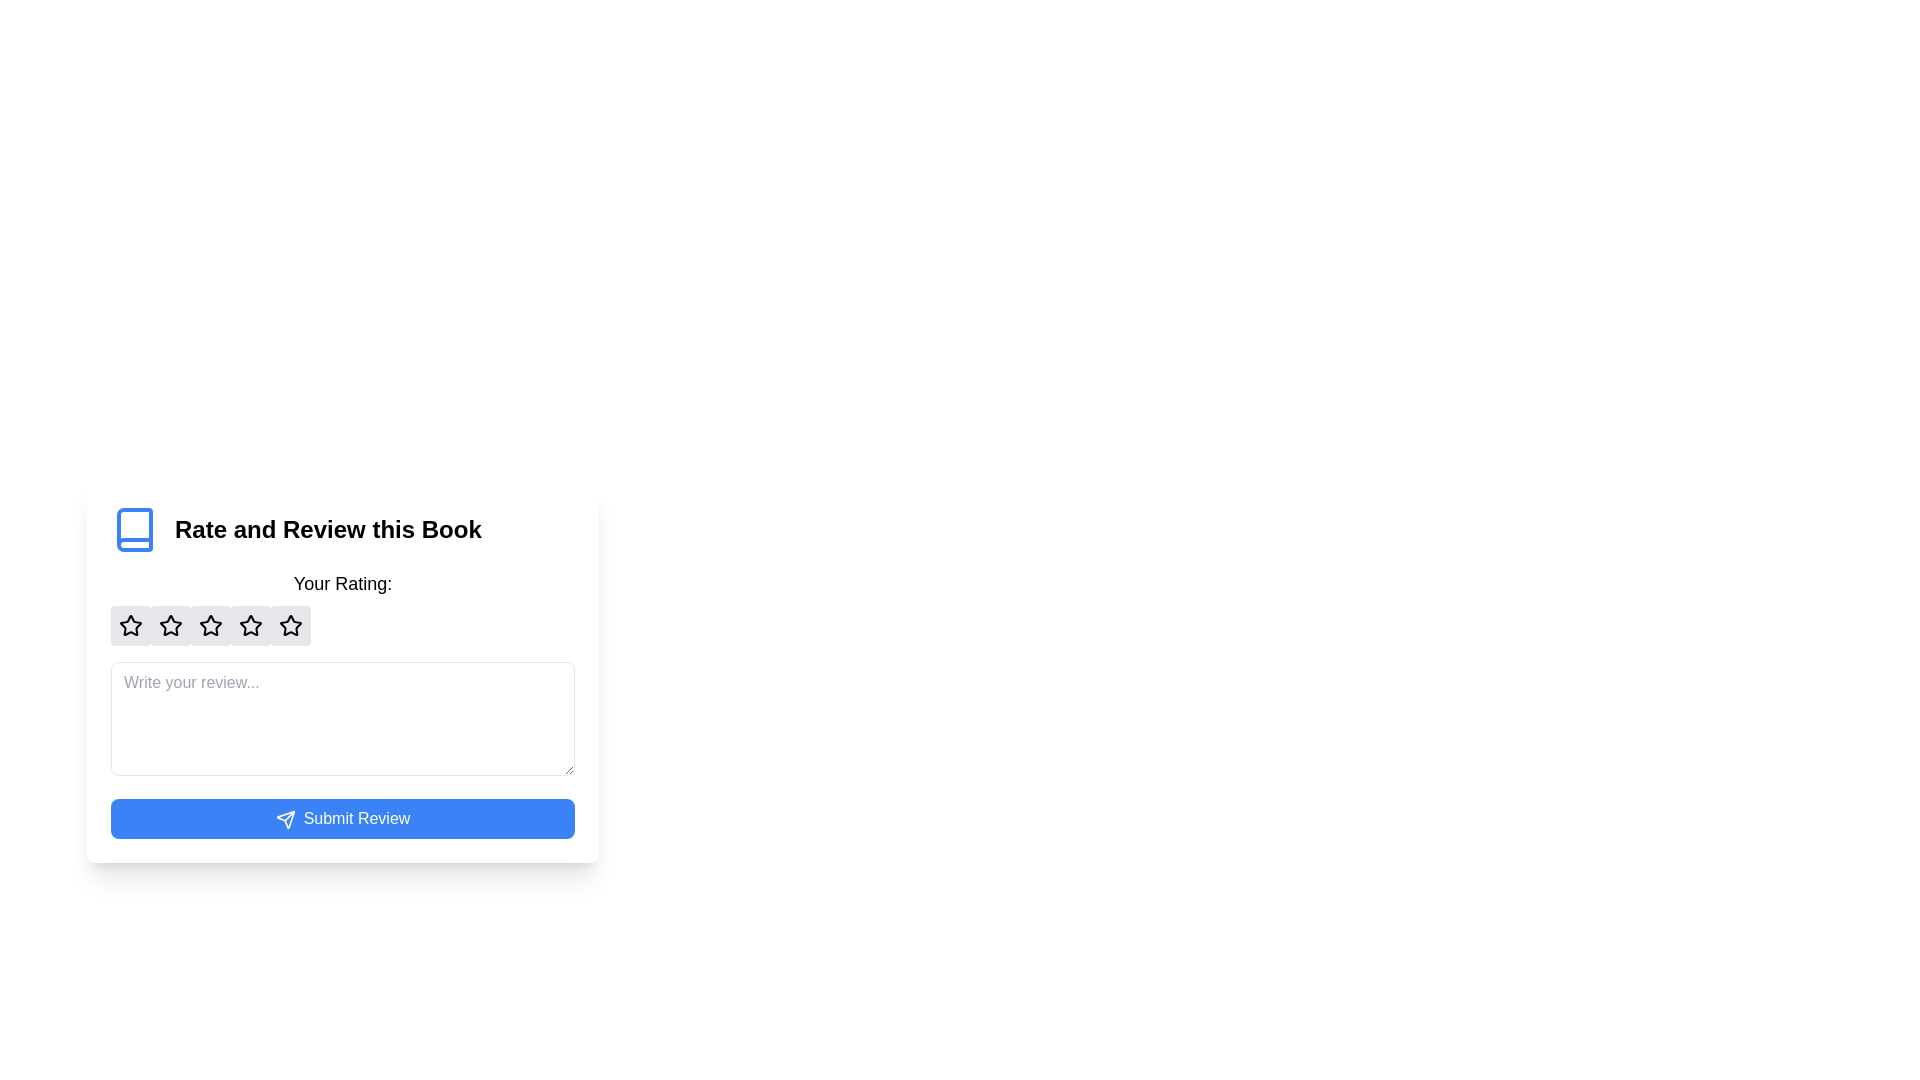 The image size is (1920, 1080). What do you see at coordinates (284, 819) in the screenshot?
I see `the small triangular arrow icon within the 'Submit Review' button, which represents a send or submit action` at bounding box center [284, 819].